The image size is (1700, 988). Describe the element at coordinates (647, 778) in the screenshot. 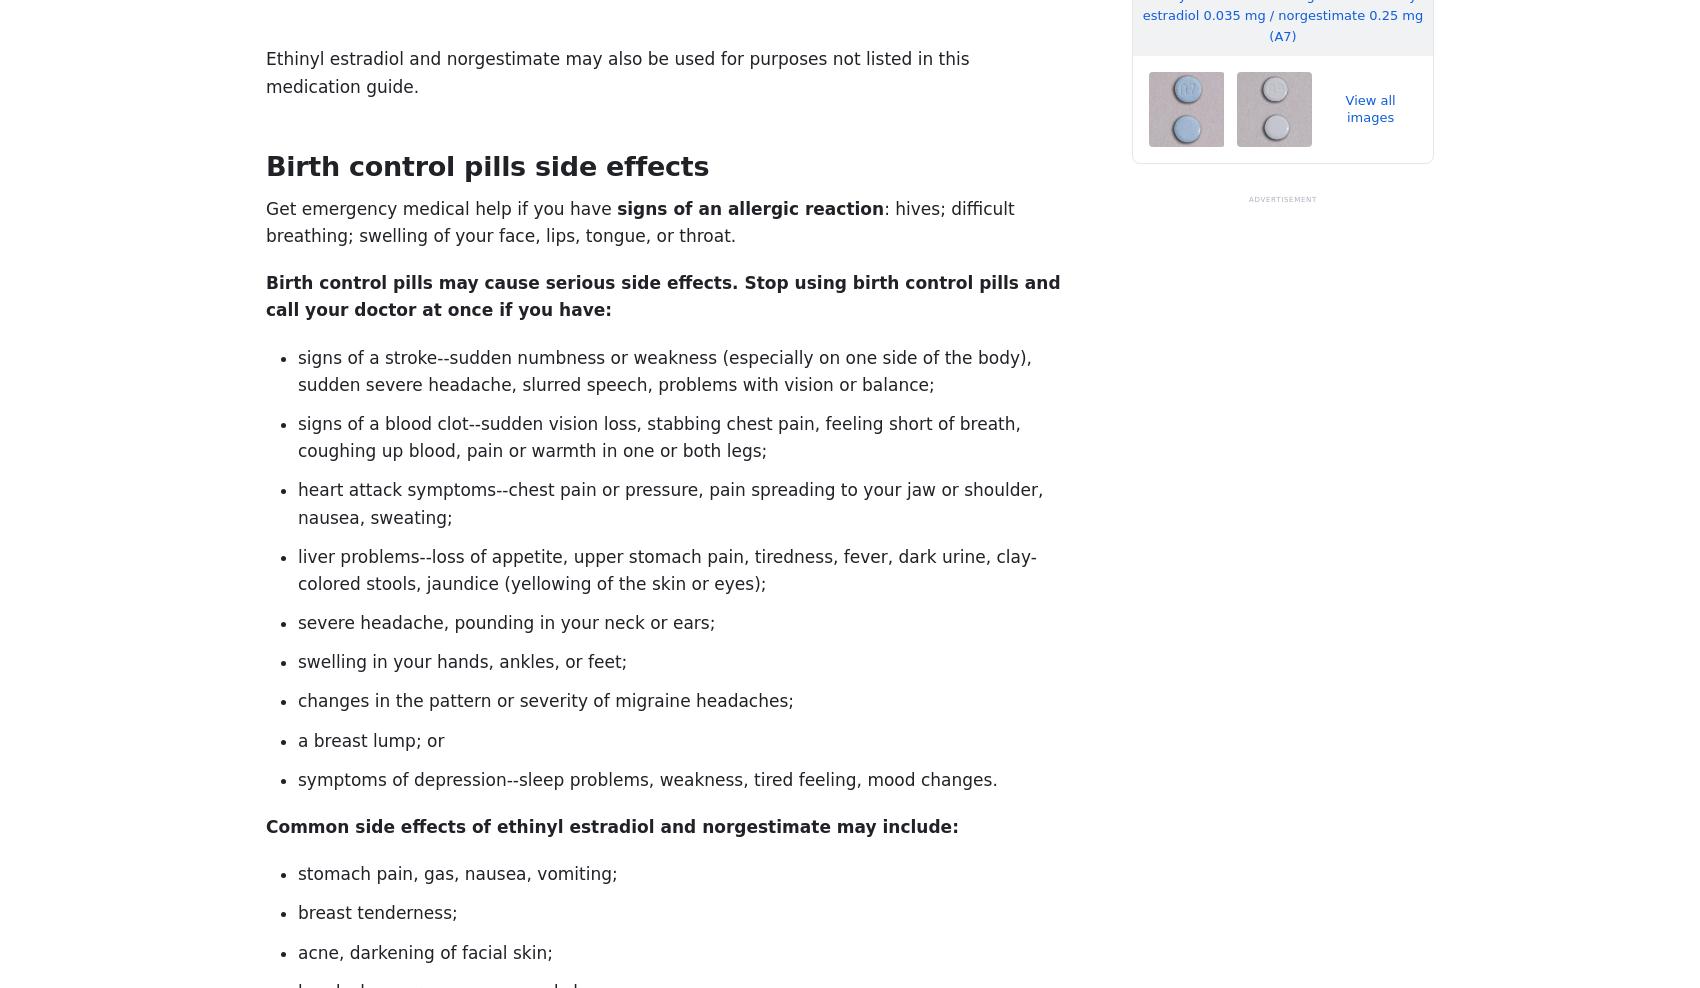

I see `'symptoms of depression--sleep problems, weakness, tired feeling, mood changes.'` at that location.